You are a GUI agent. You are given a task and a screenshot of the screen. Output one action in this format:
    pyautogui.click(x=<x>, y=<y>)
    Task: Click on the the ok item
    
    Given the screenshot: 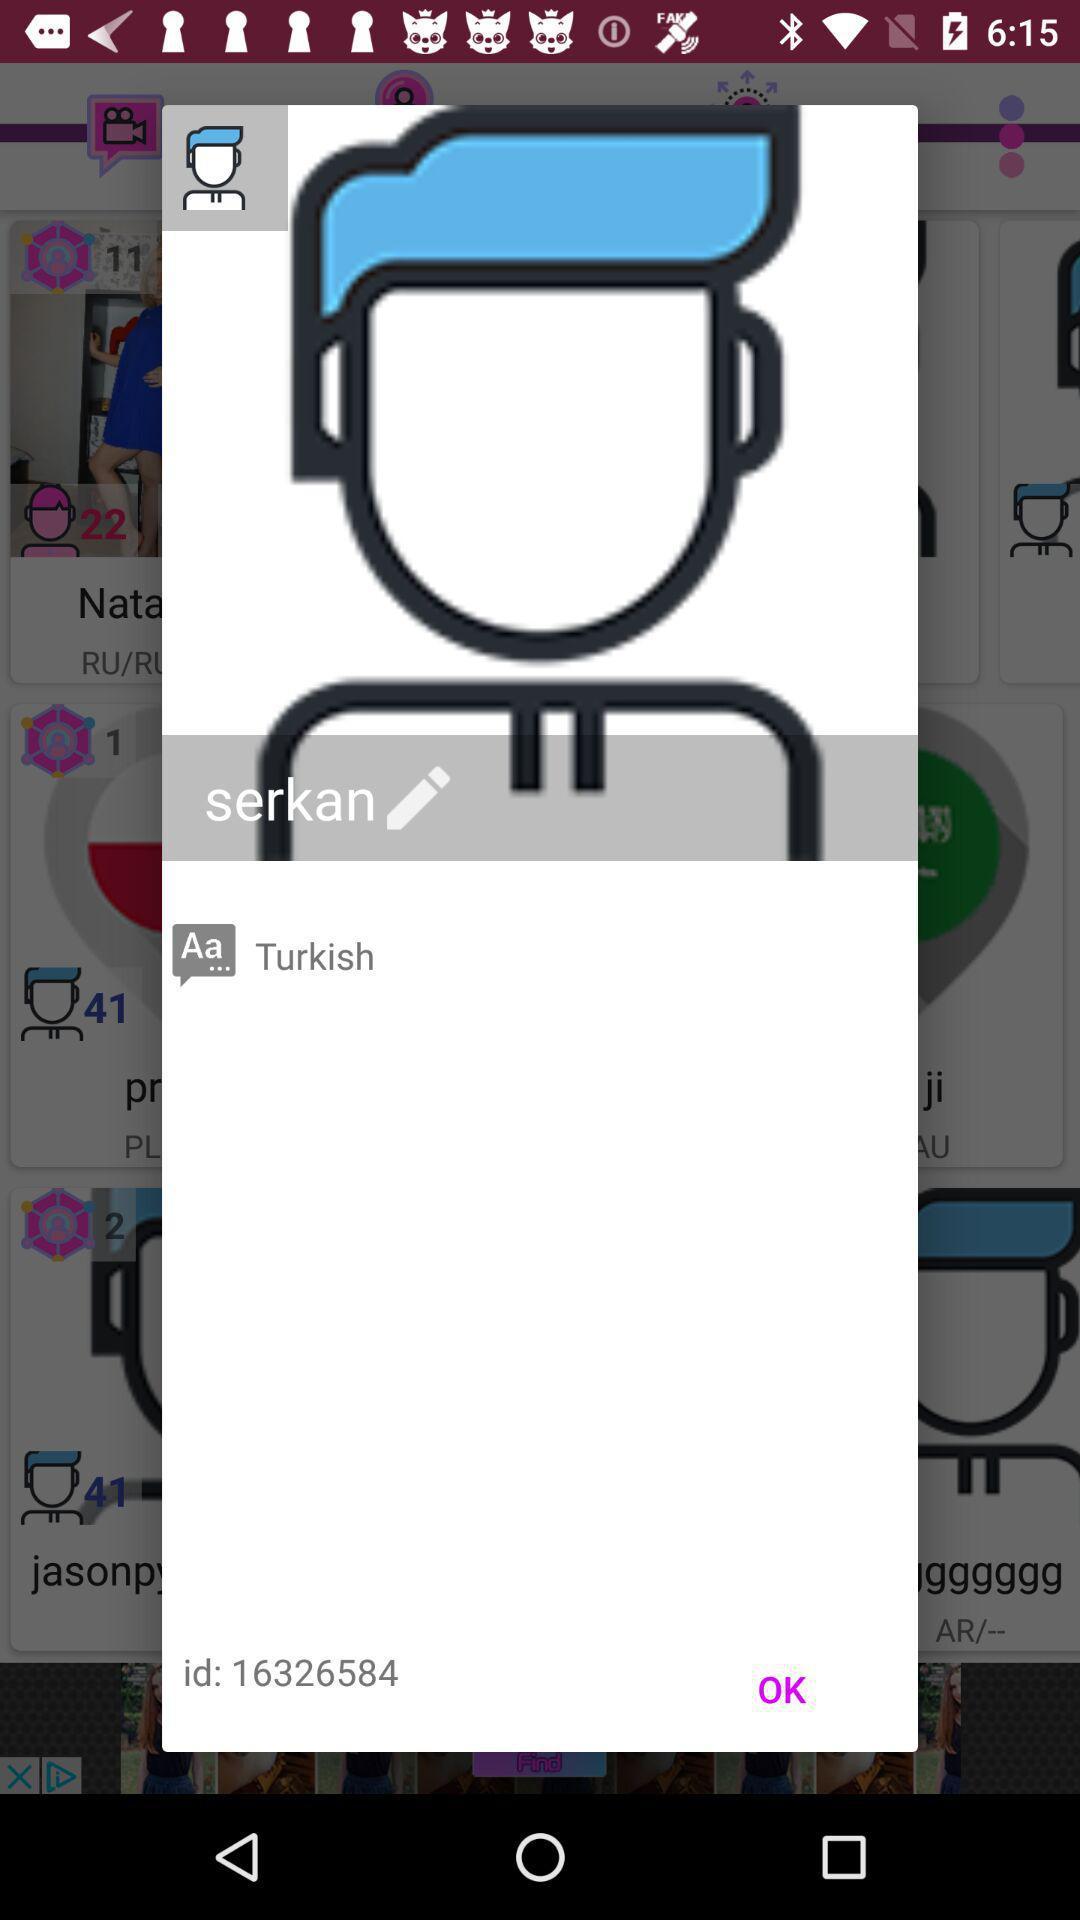 What is the action you would take?
    pyautogui.click(x=780, y=1688)
    